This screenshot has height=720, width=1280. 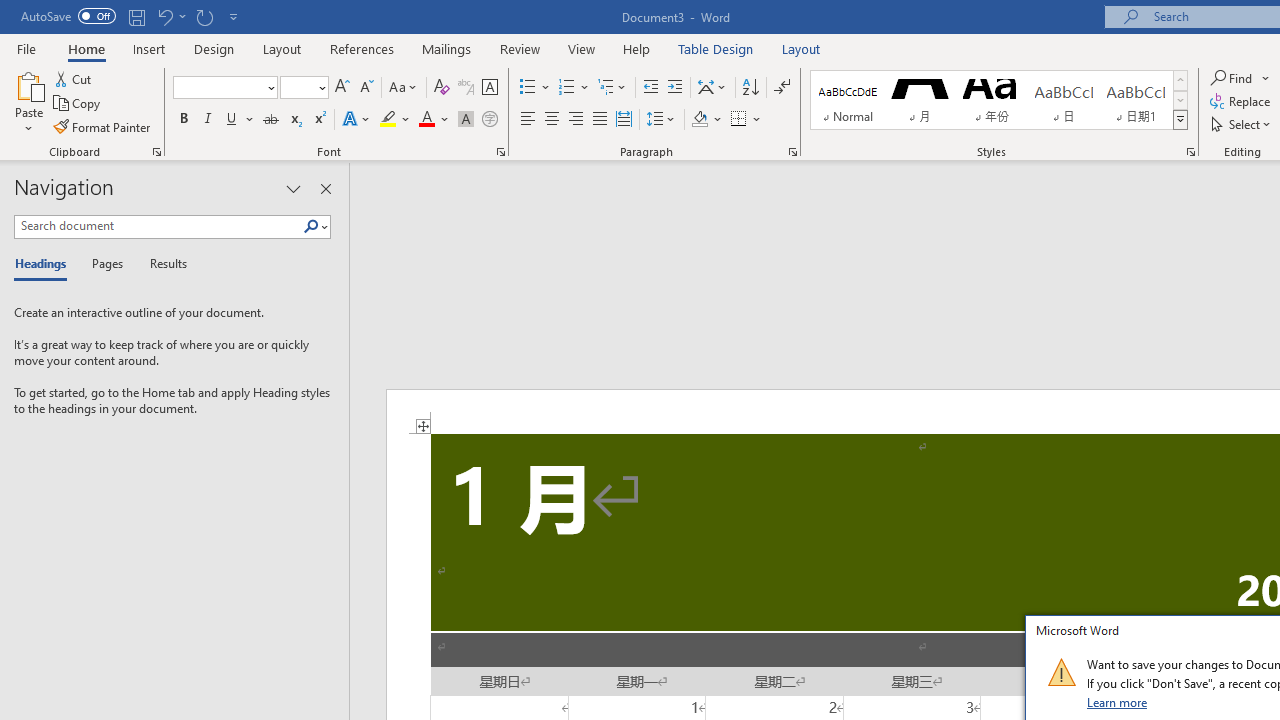 What do you see at coordinates (791, 150) in the screenshot?
I see `'Paragraph...'` at bounding box center [791, 150].